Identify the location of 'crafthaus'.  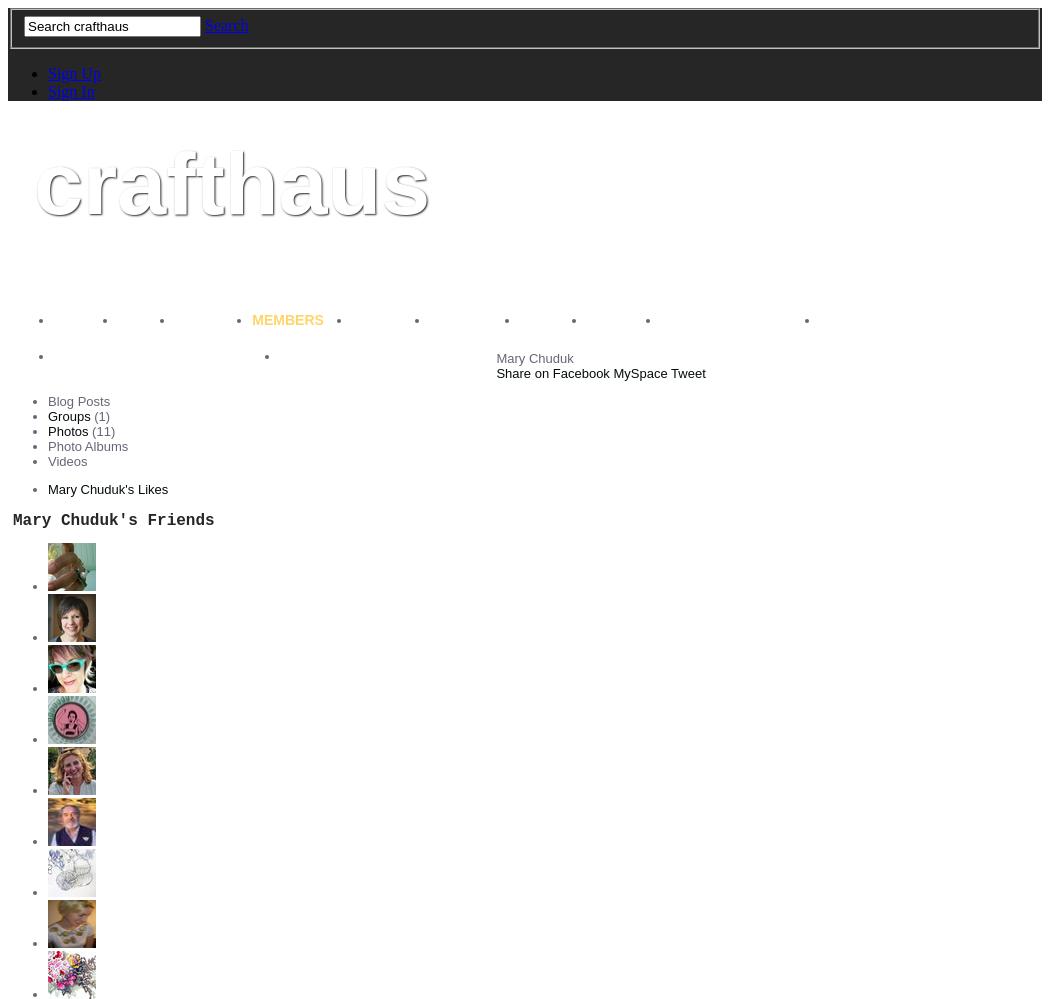
(232, 181).